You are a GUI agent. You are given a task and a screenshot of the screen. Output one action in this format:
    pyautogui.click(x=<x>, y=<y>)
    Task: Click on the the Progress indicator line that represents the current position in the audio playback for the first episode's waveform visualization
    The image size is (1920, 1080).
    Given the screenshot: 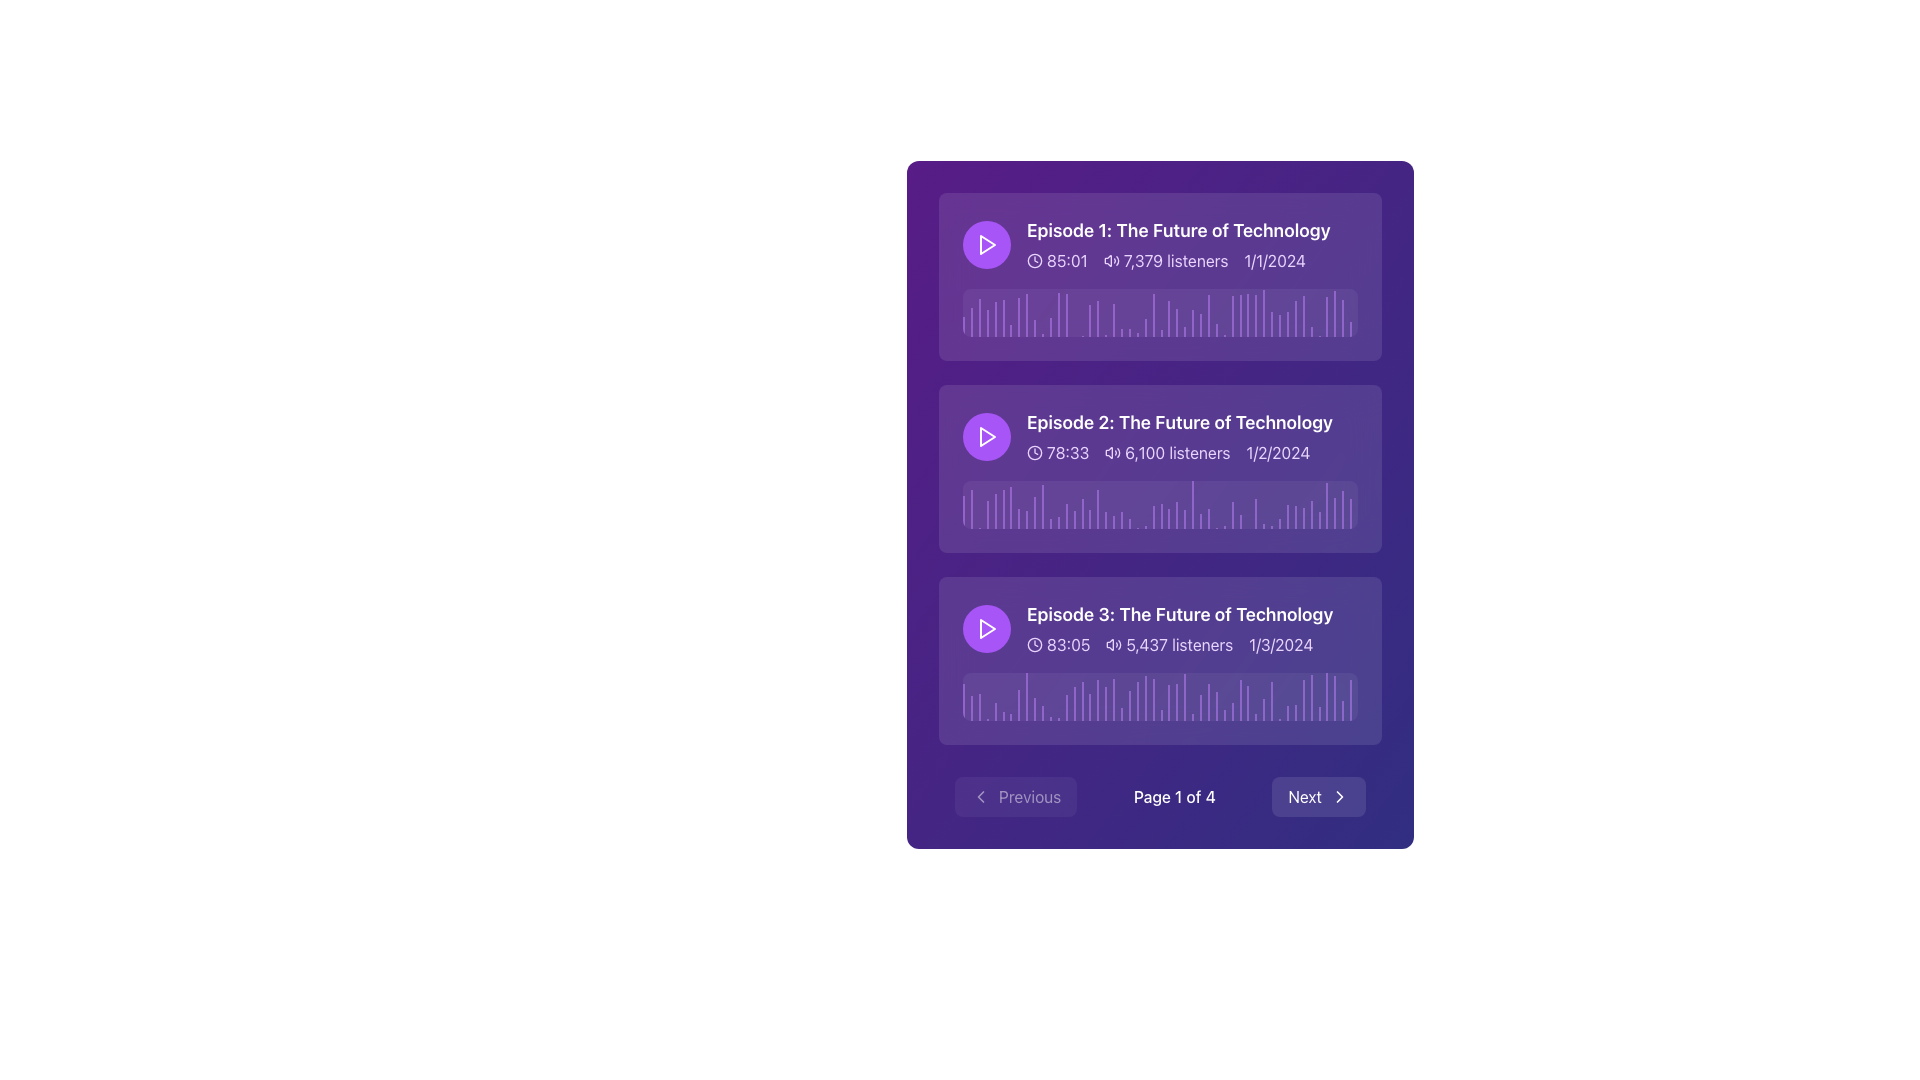 What is the action you would take?
    pyautogui.click(x=1113, y=319)
    